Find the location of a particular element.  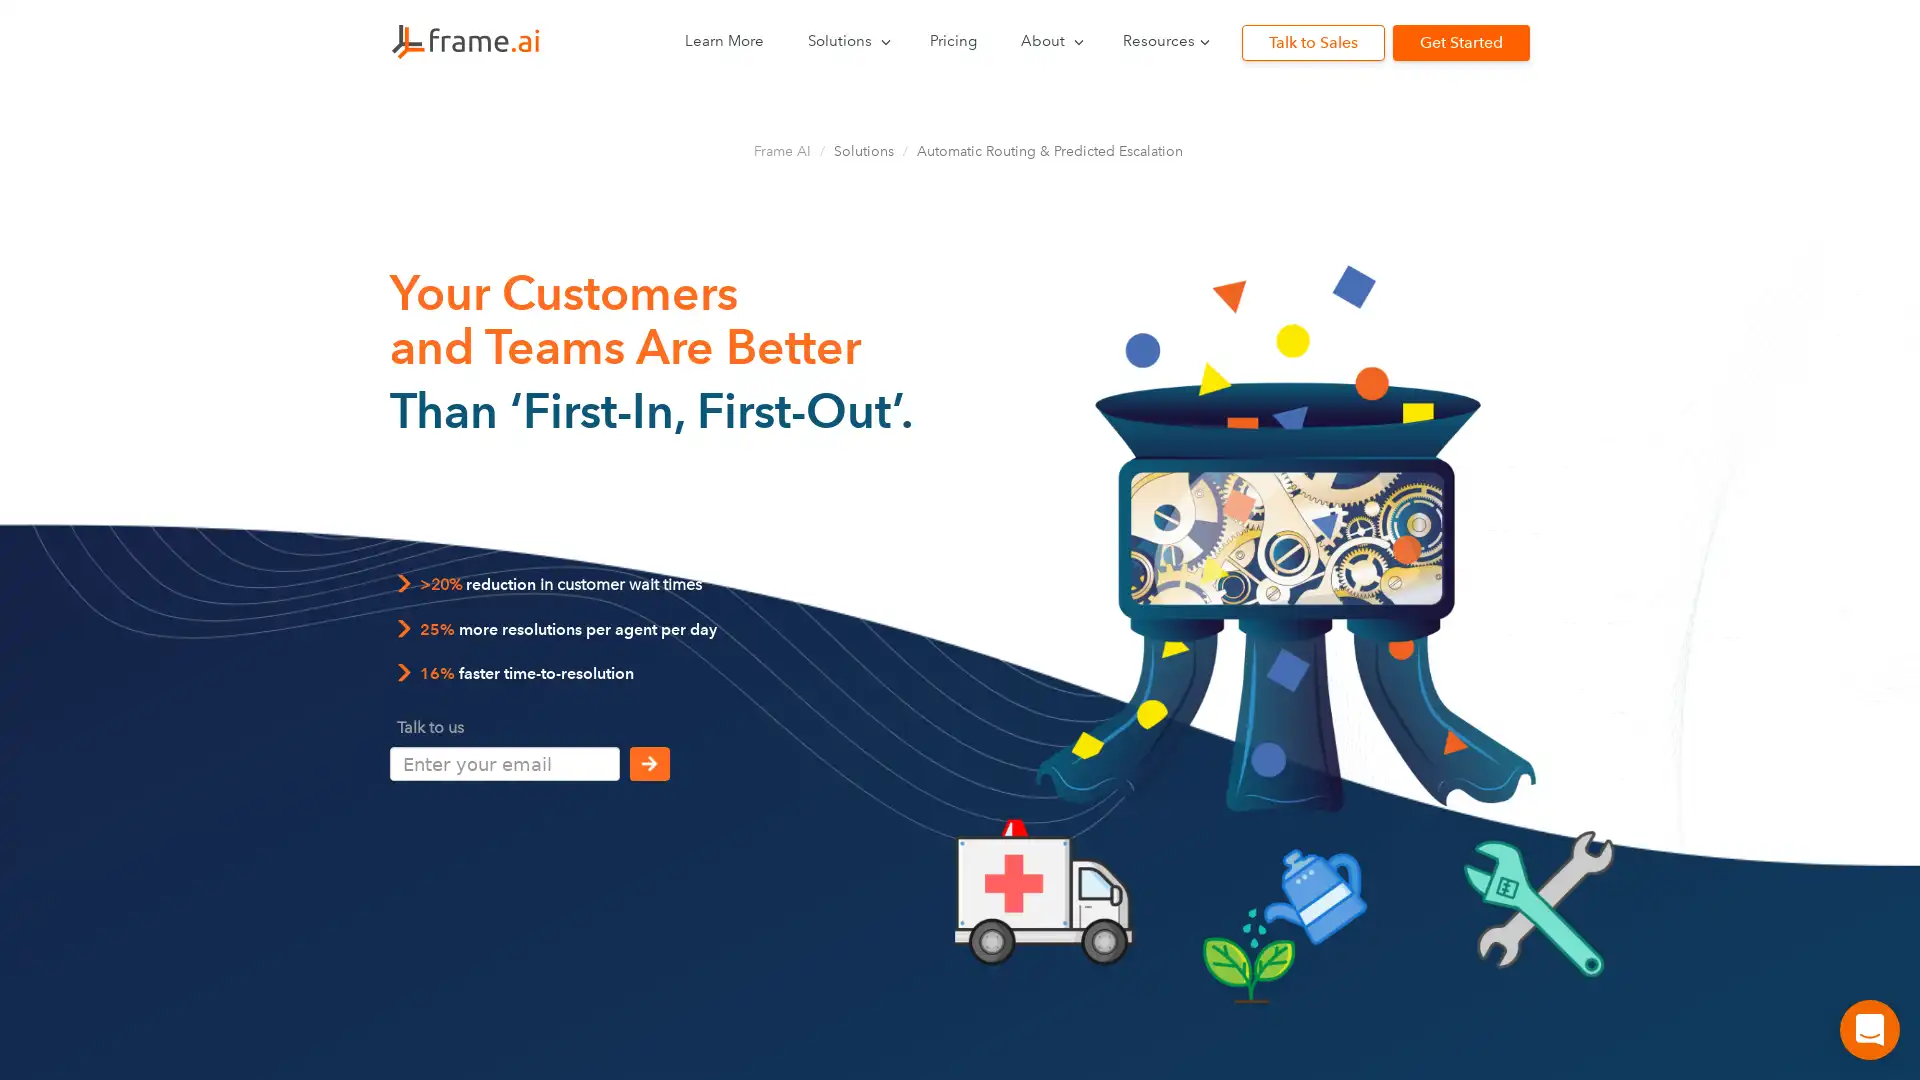

Open Intercom Messenger is located at coordinates (1869, 1029).